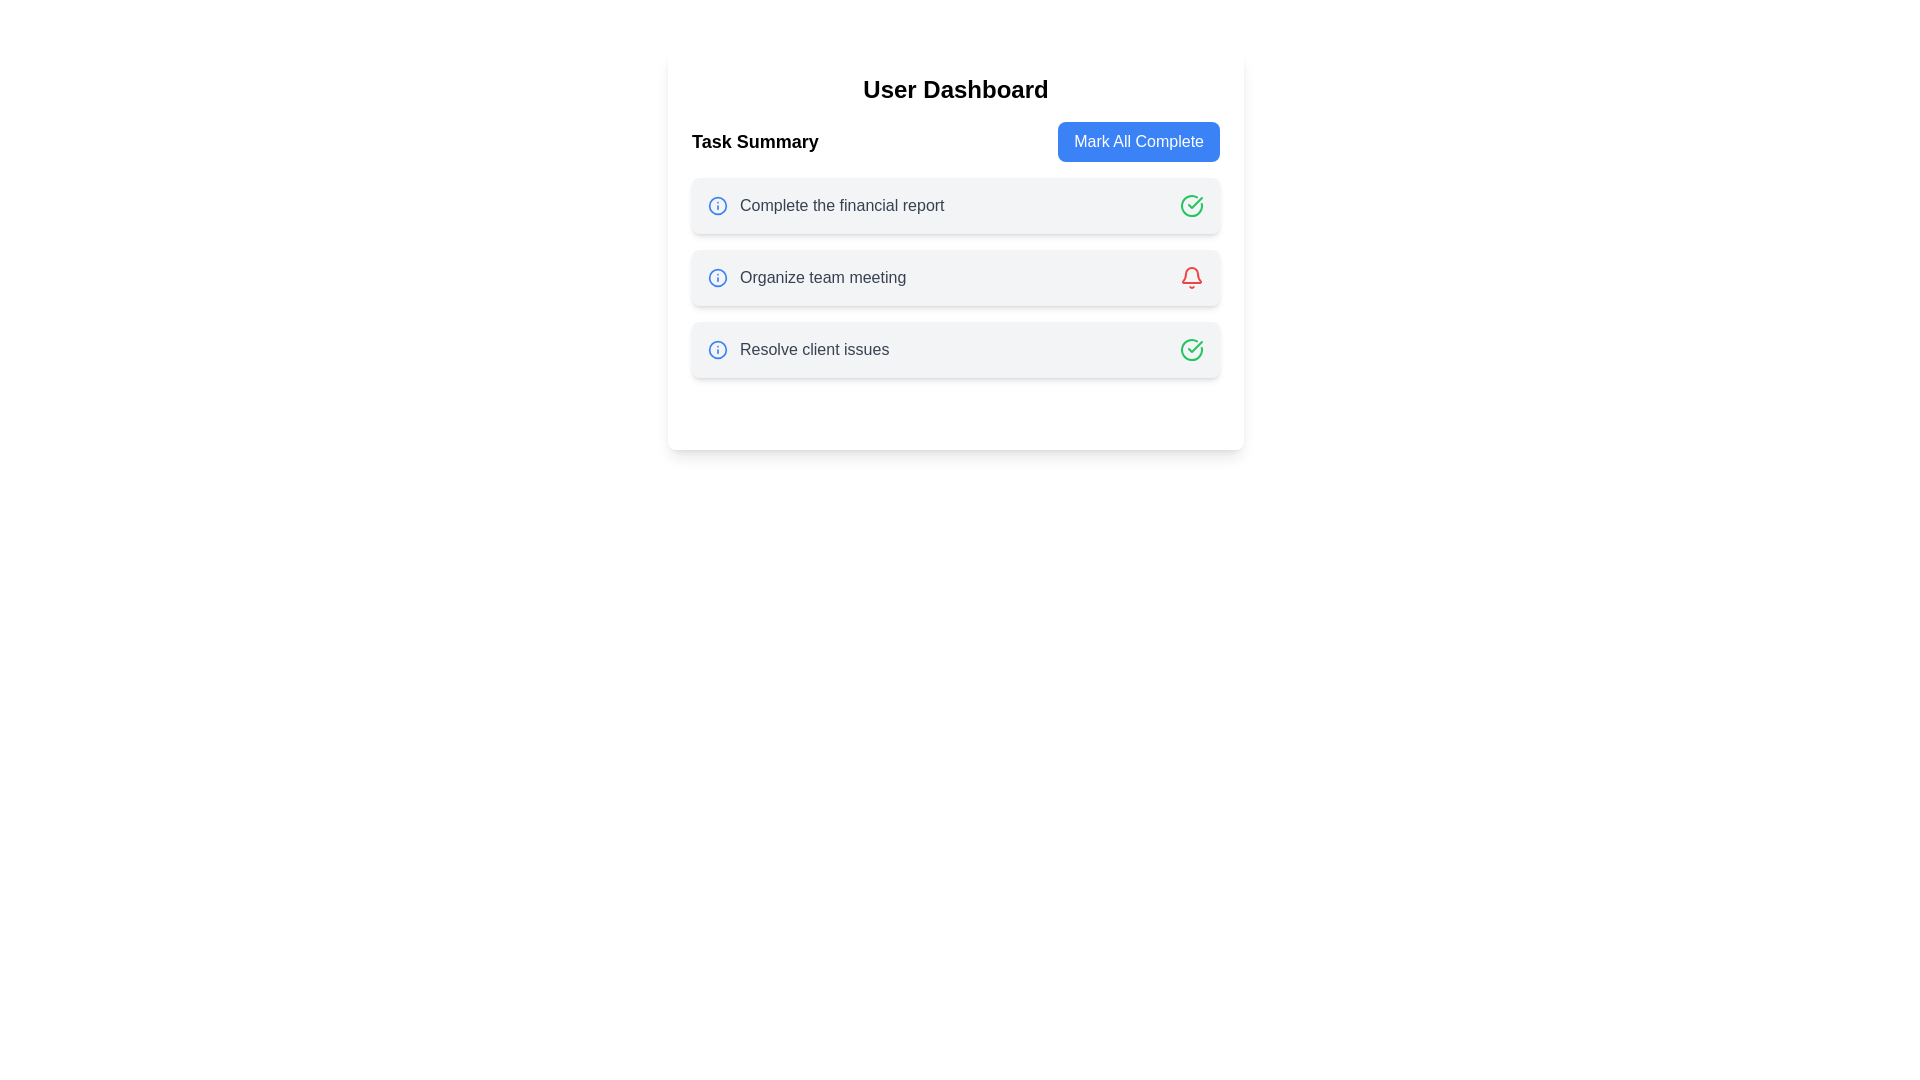 This screenshot has height=1080, width=1920. What do you see at coordinates (718, 205) in the screenshot?
I see `the circular icon containing an 'i' symbol with a blue outline, located to the left of the task titled 'Complete the financial report' to invoke additional information display` at bounding box center [718, 205].